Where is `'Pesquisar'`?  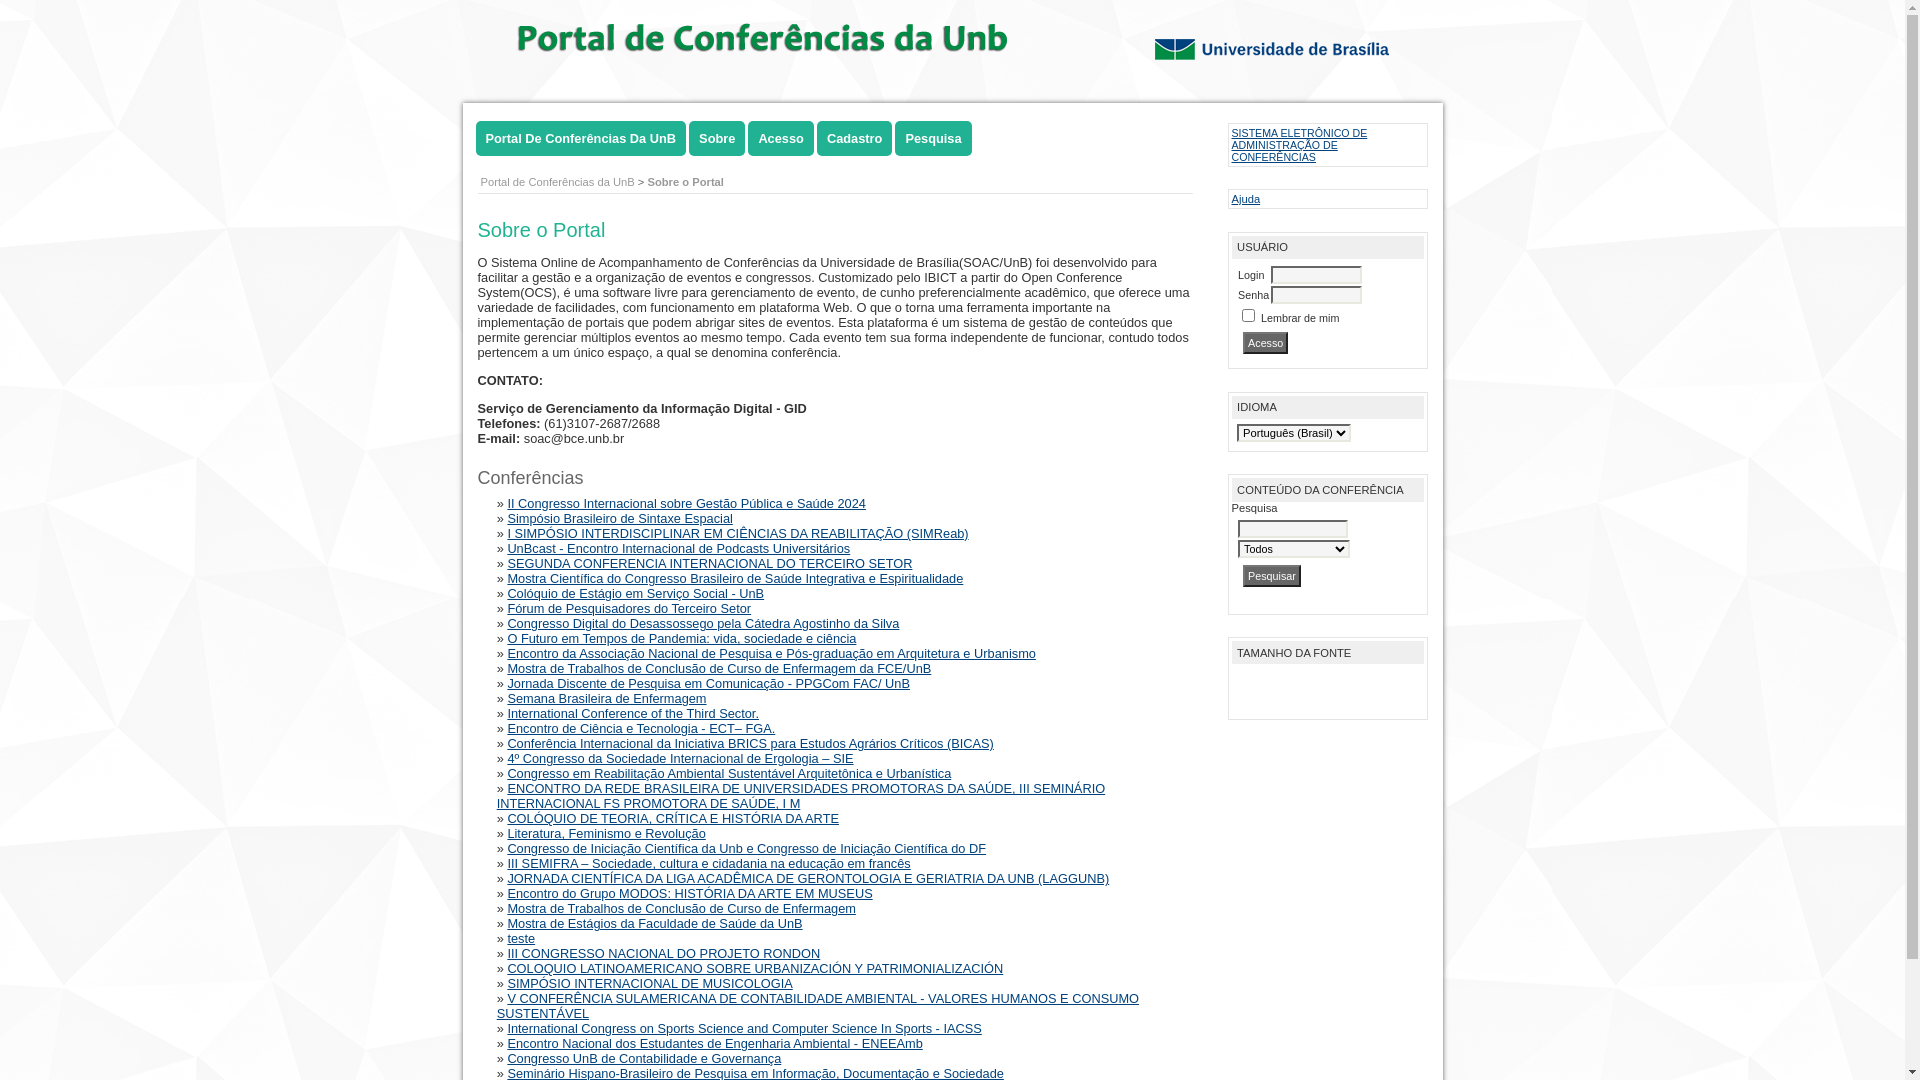 'Pesquisar' is located at coordinates (1271, 575).